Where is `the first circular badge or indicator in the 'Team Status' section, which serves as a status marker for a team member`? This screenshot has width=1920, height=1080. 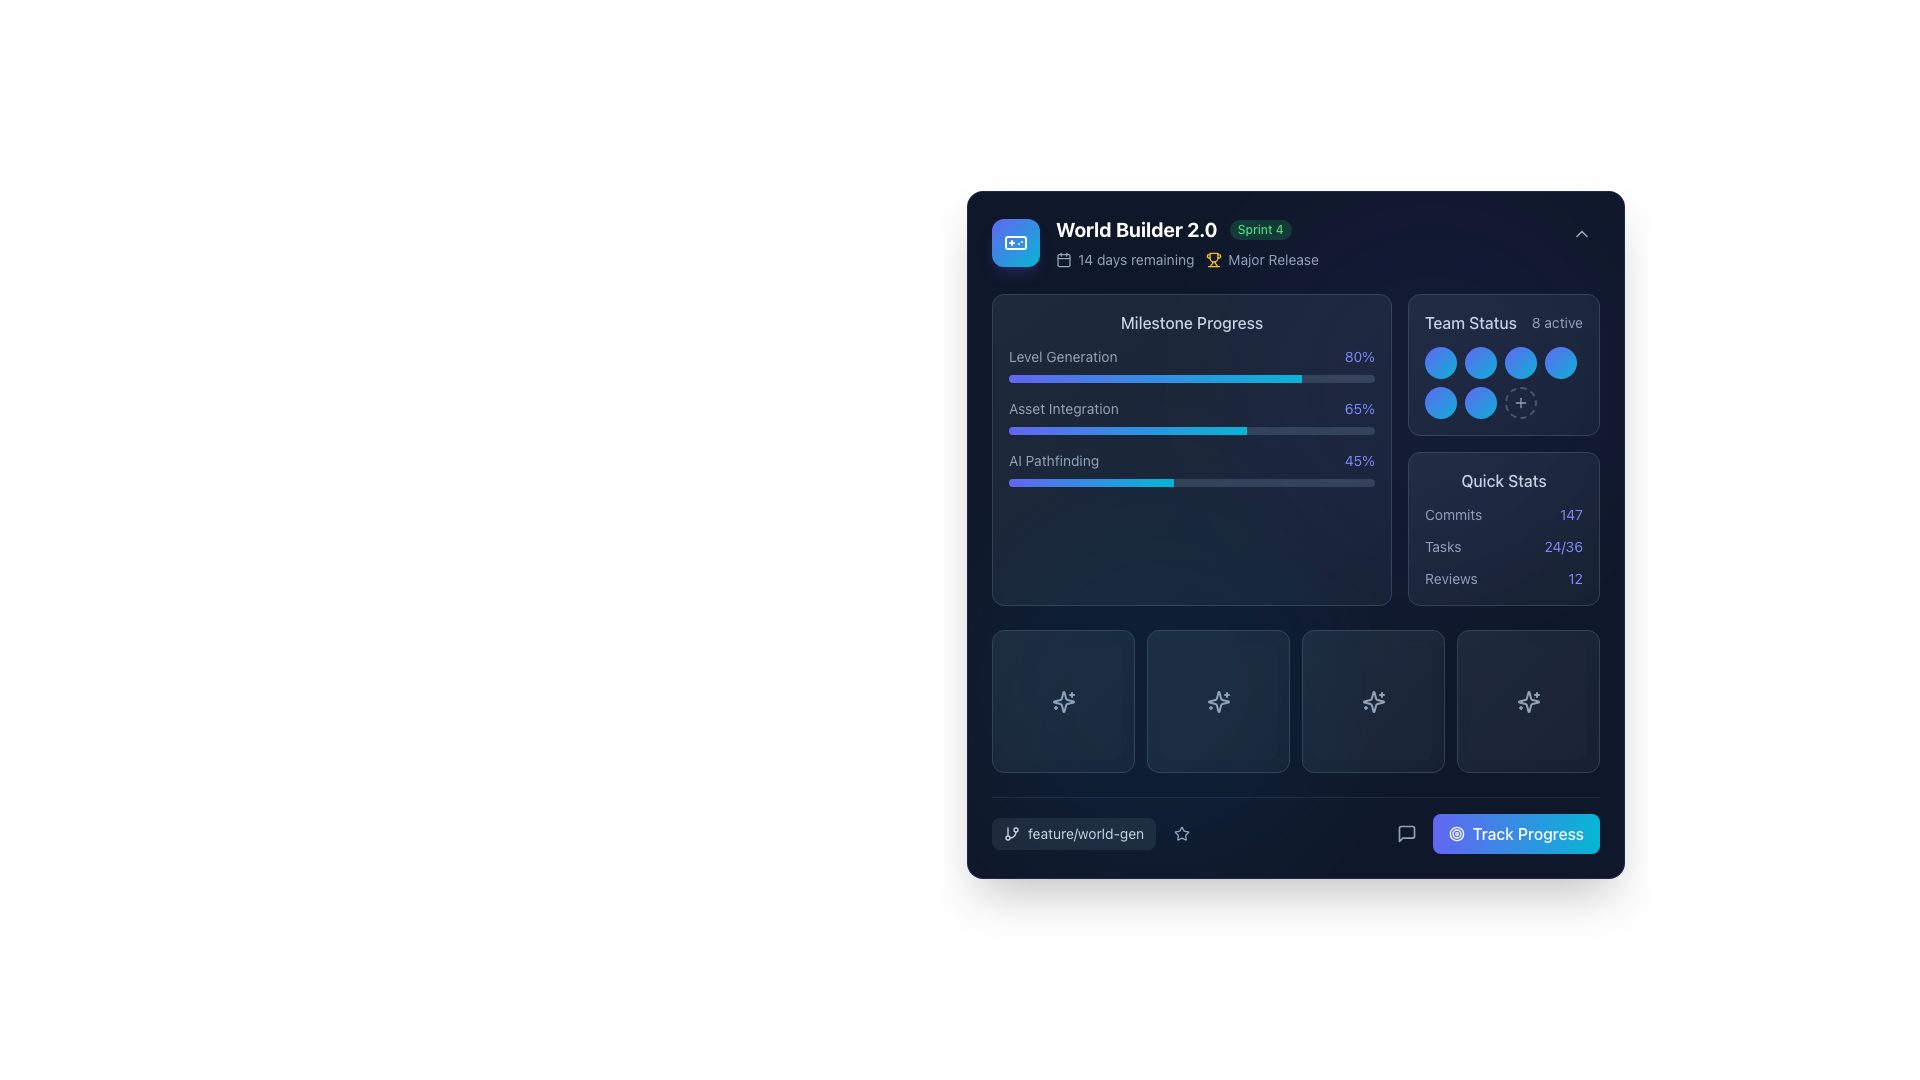 the first circular badge or indicator in the 'Team Status' section, which serves as a status marker for a team member is located at coordinates (1440, 362).